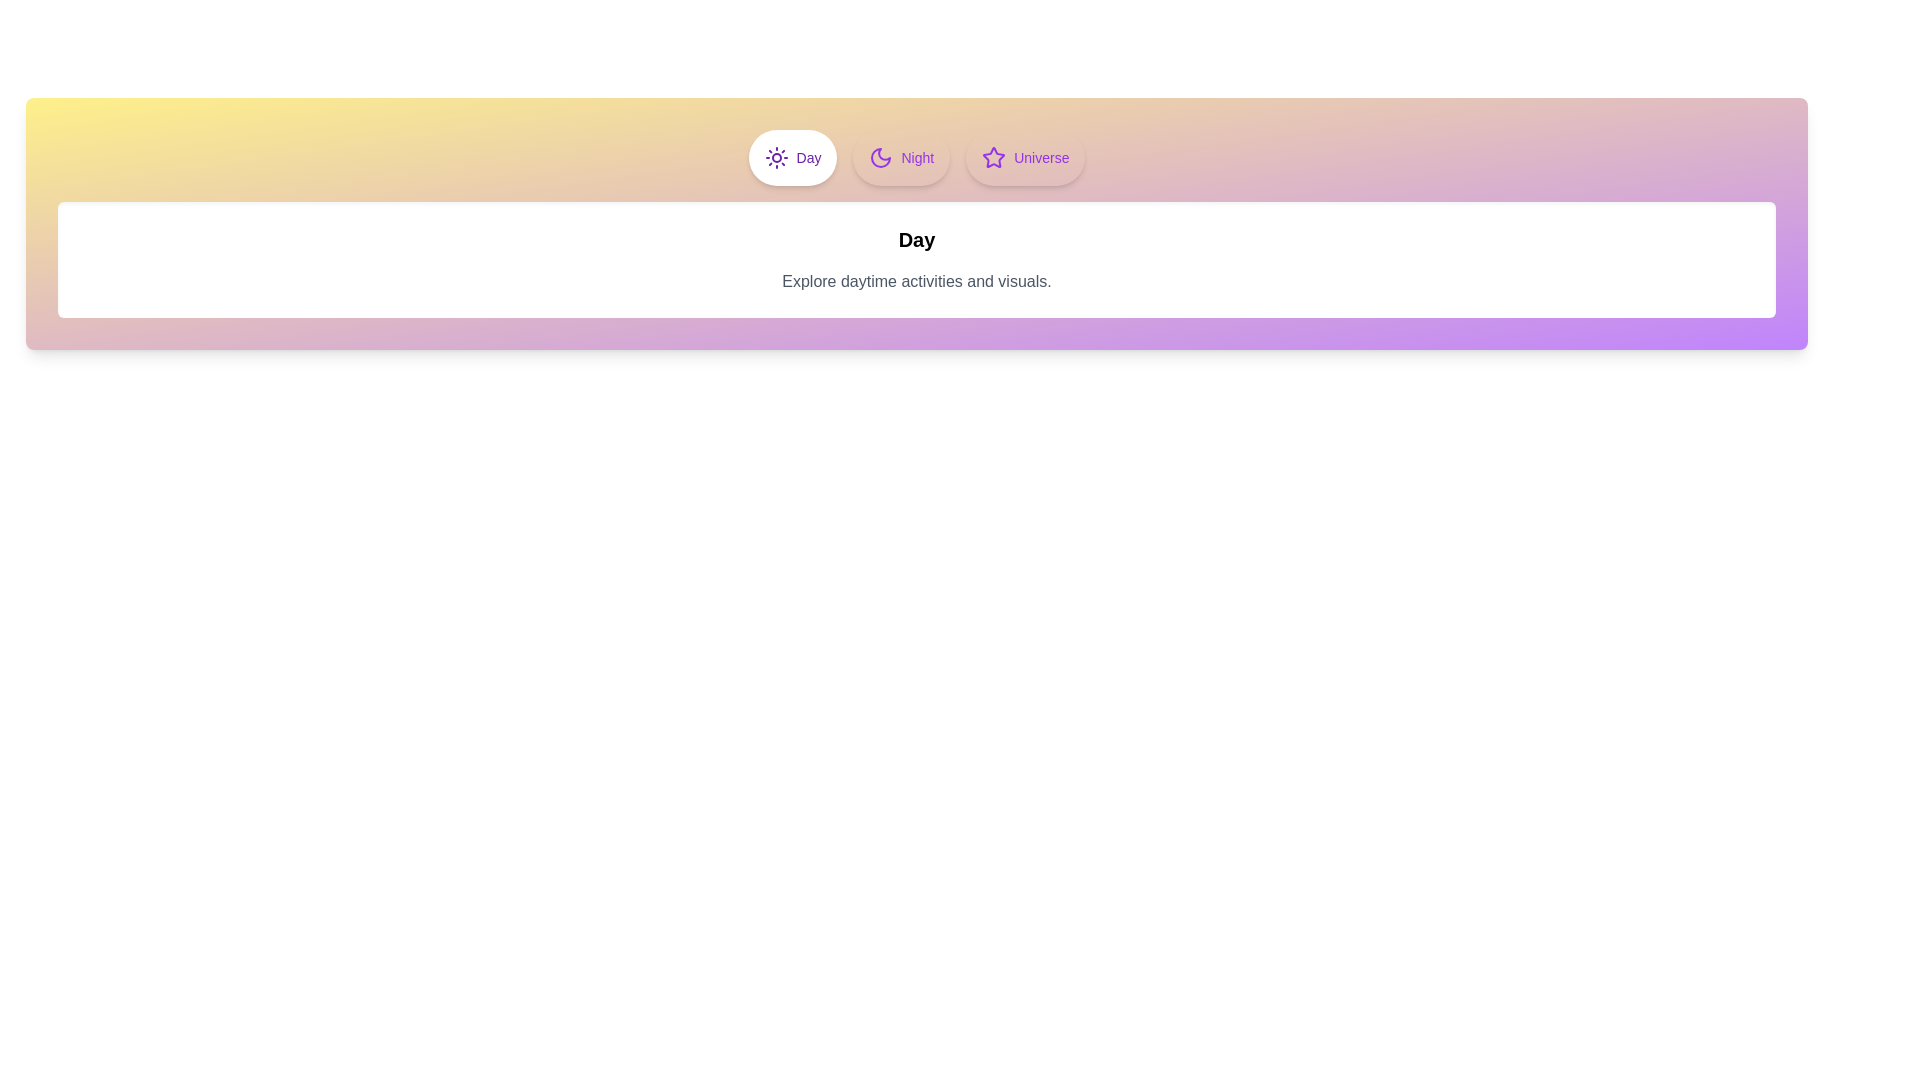 The width and height of the screenshot is (1920, 1080). What do you see at coordinates (1026, 157) in the screenshot?
I see `the Universe tab to observe its hover effect` at bounding box center [1026, 157].